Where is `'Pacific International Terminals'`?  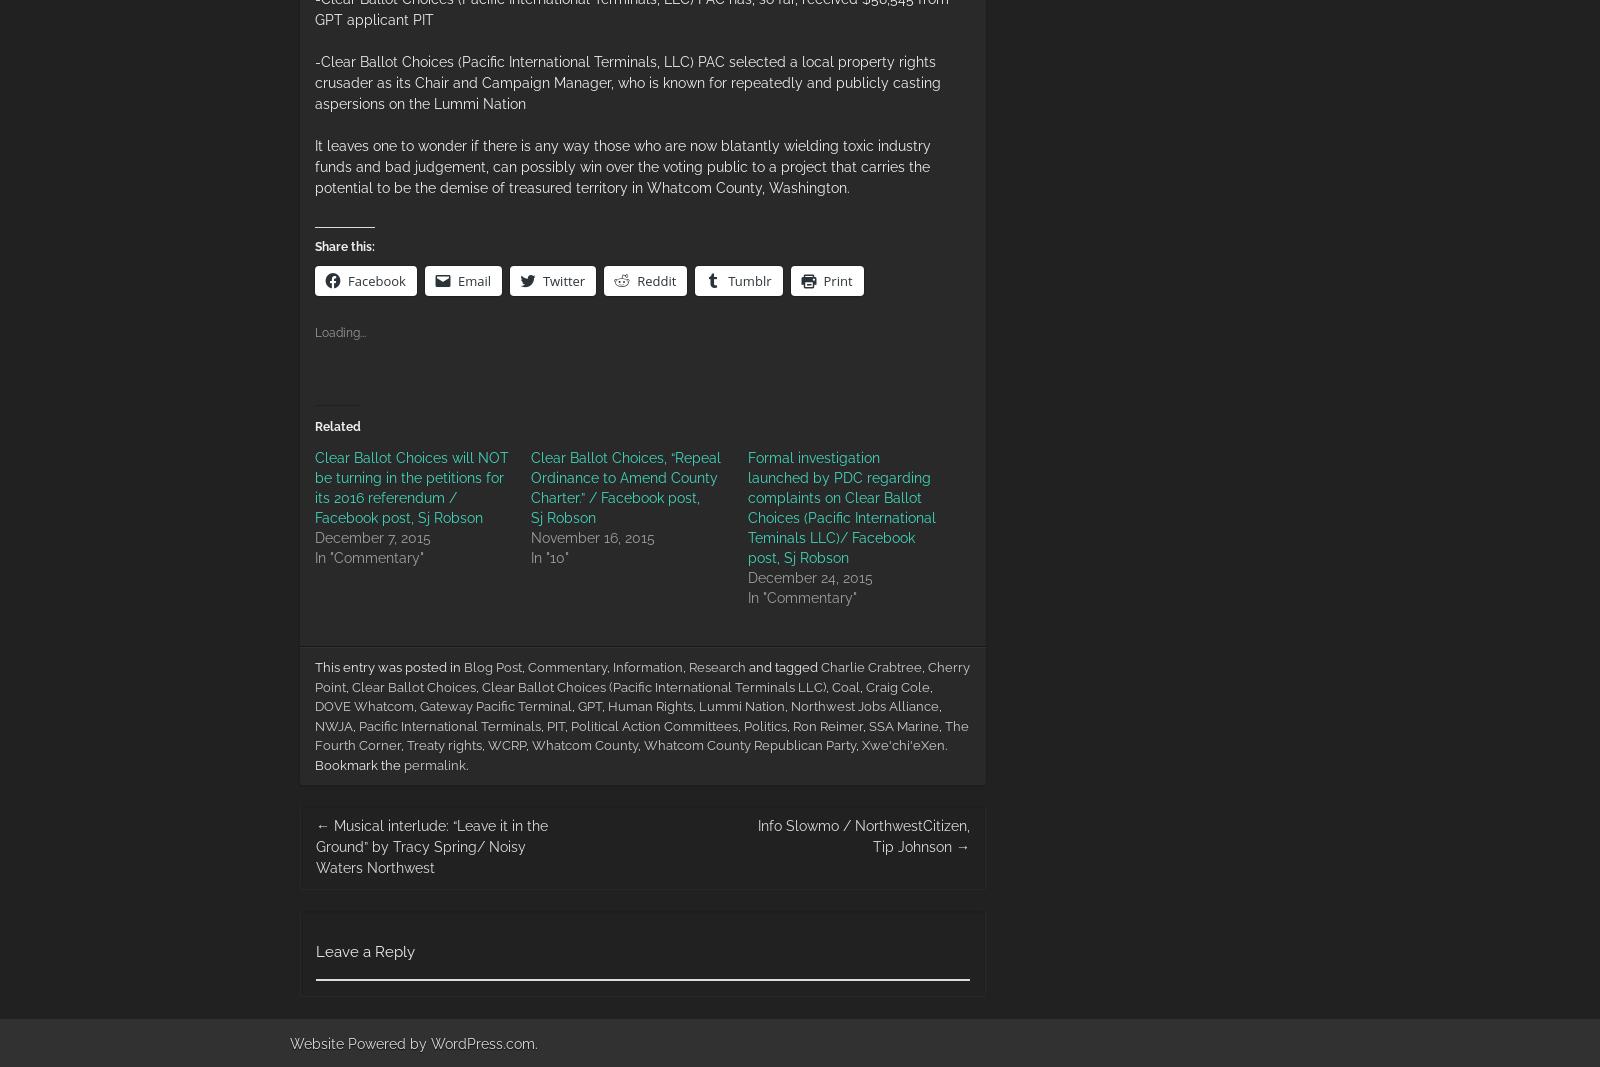
'Pacific International Terminals' is located at coordinates (448, 724).